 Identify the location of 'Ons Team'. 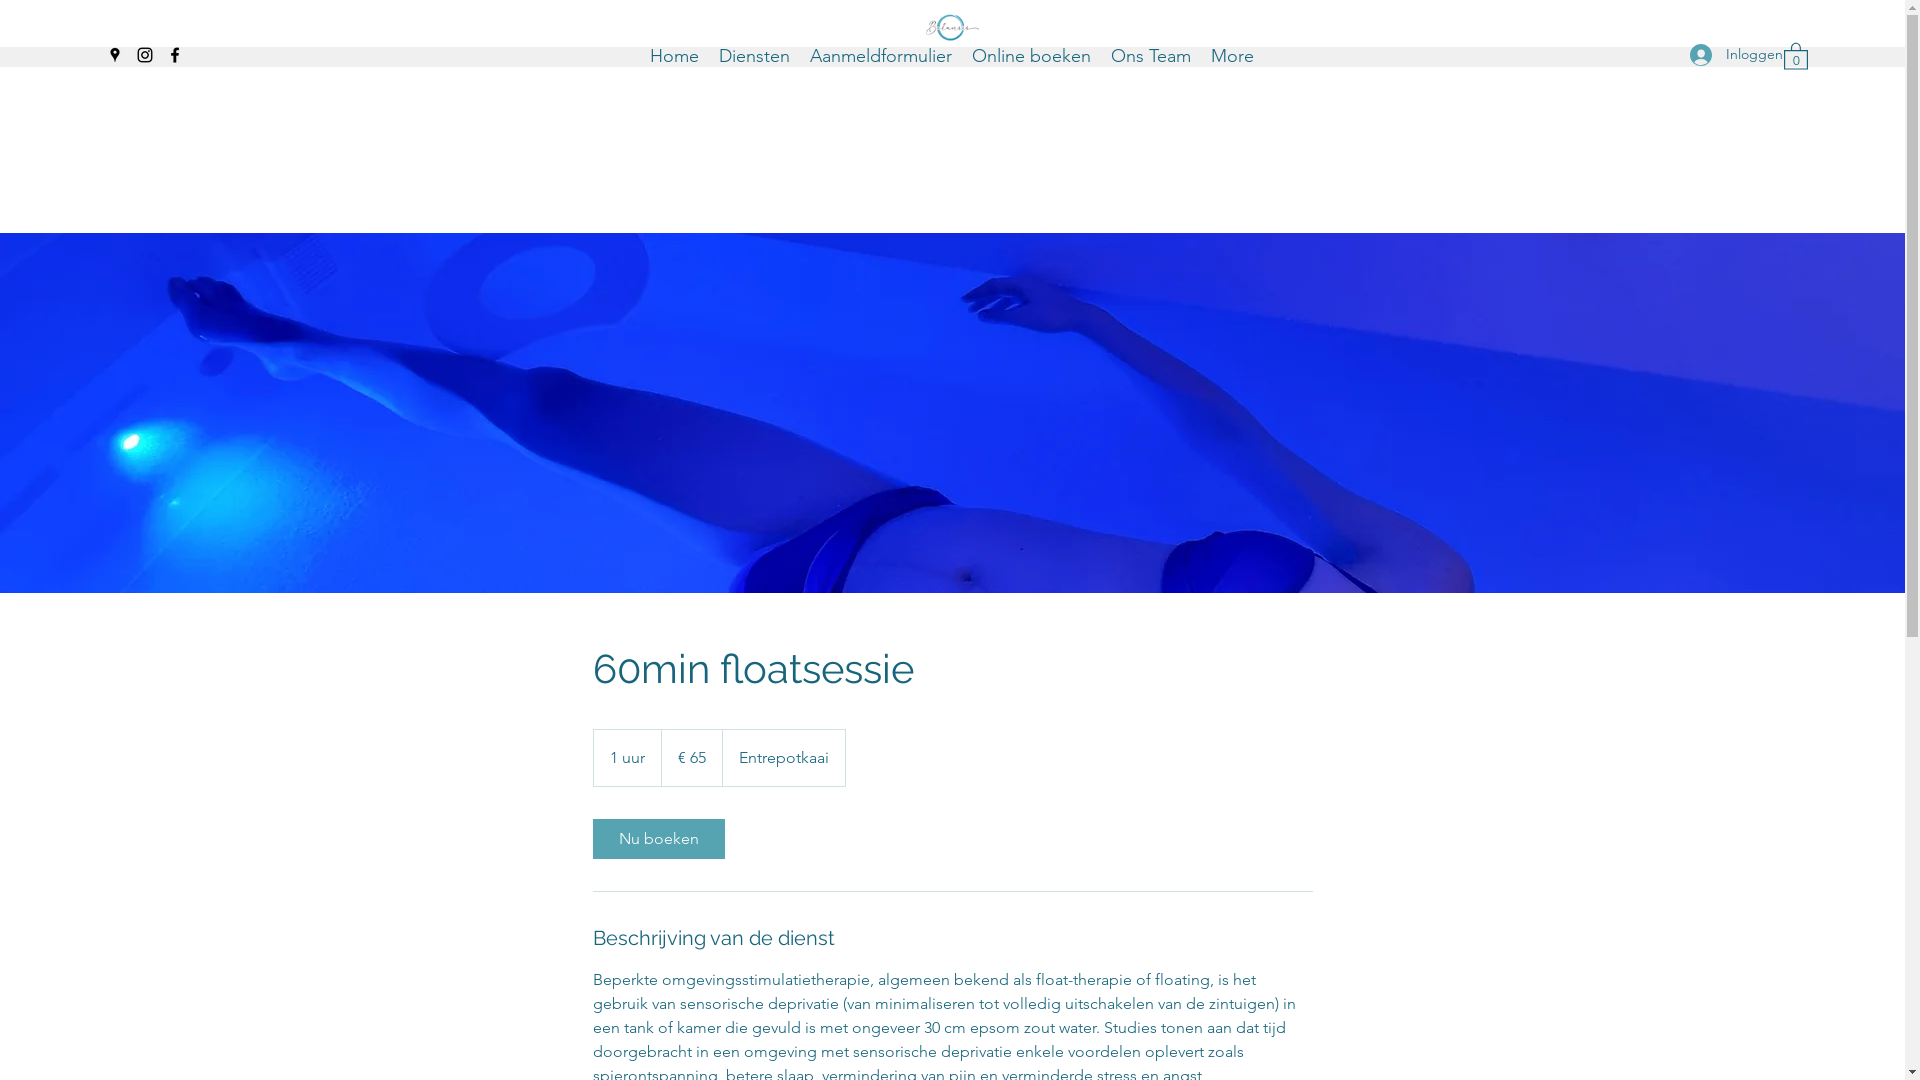
(1151, 53).